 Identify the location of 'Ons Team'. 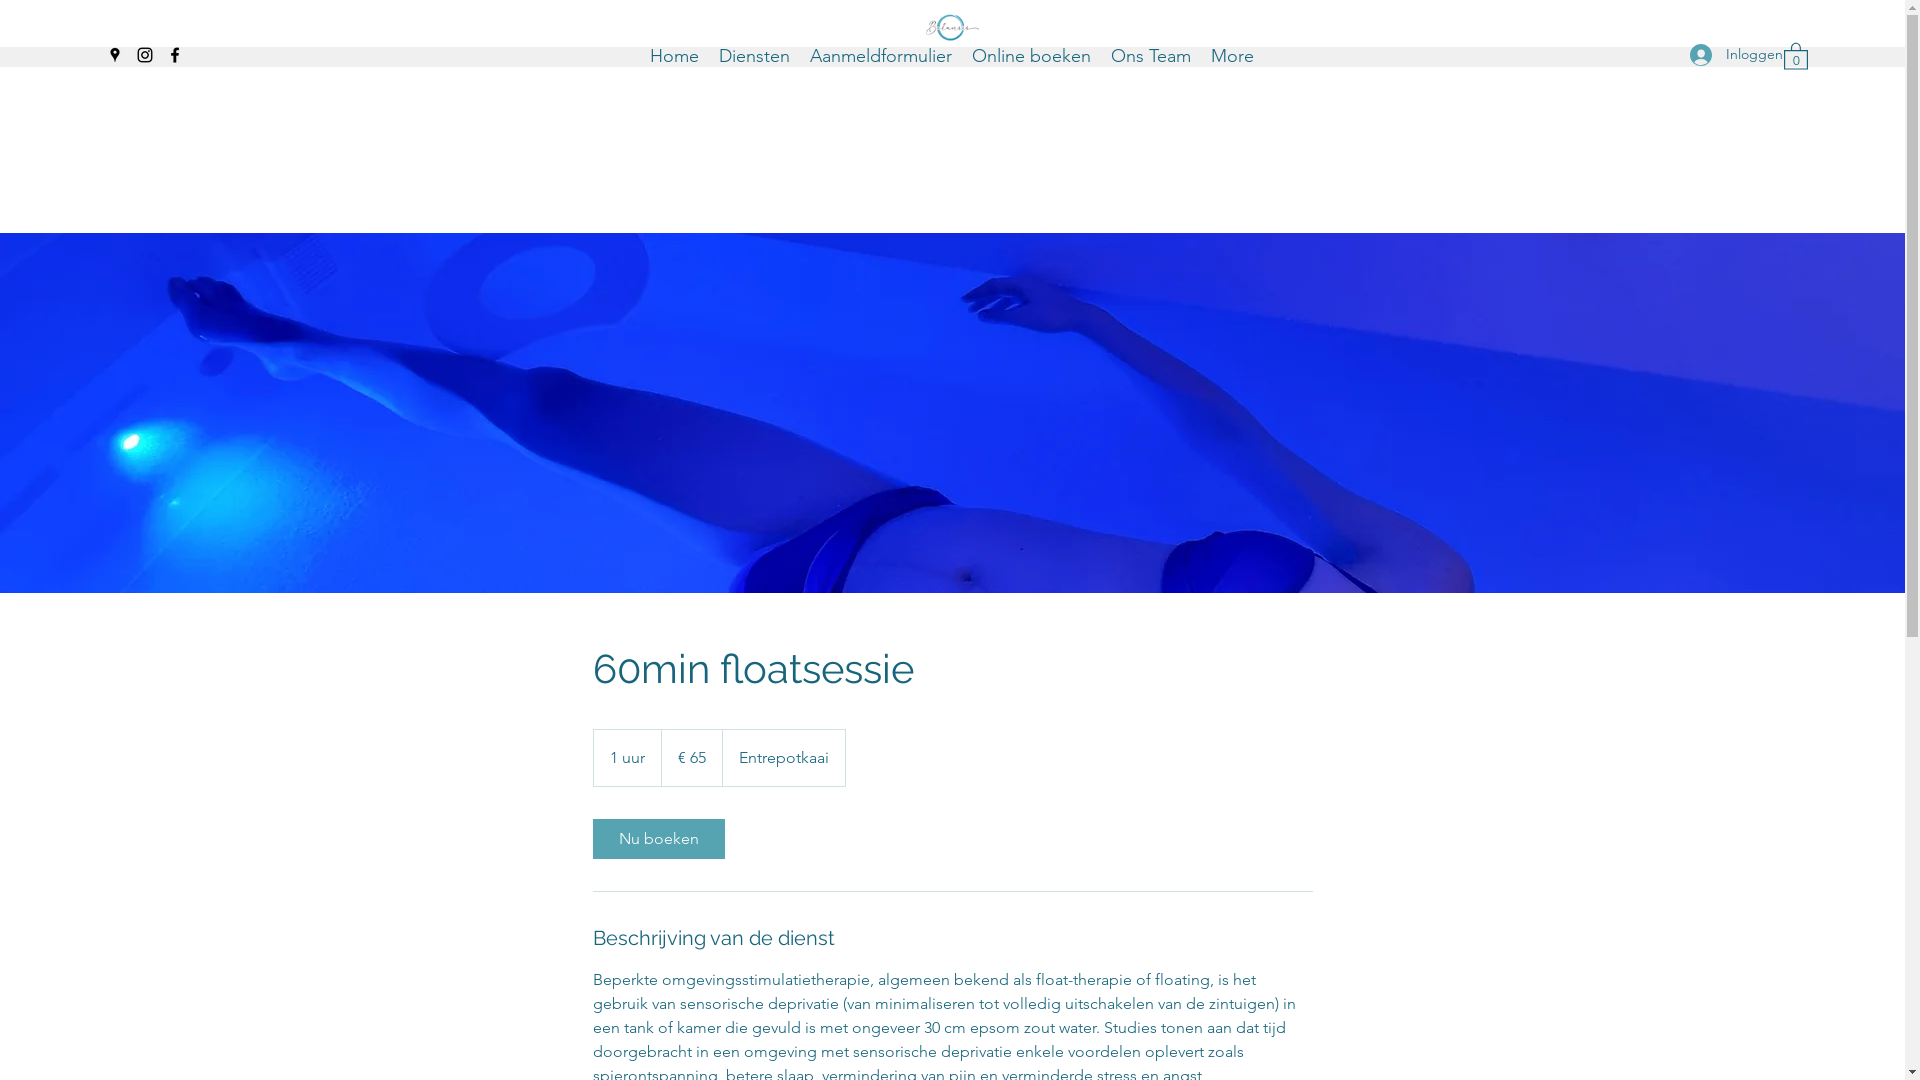
(1151, 53).